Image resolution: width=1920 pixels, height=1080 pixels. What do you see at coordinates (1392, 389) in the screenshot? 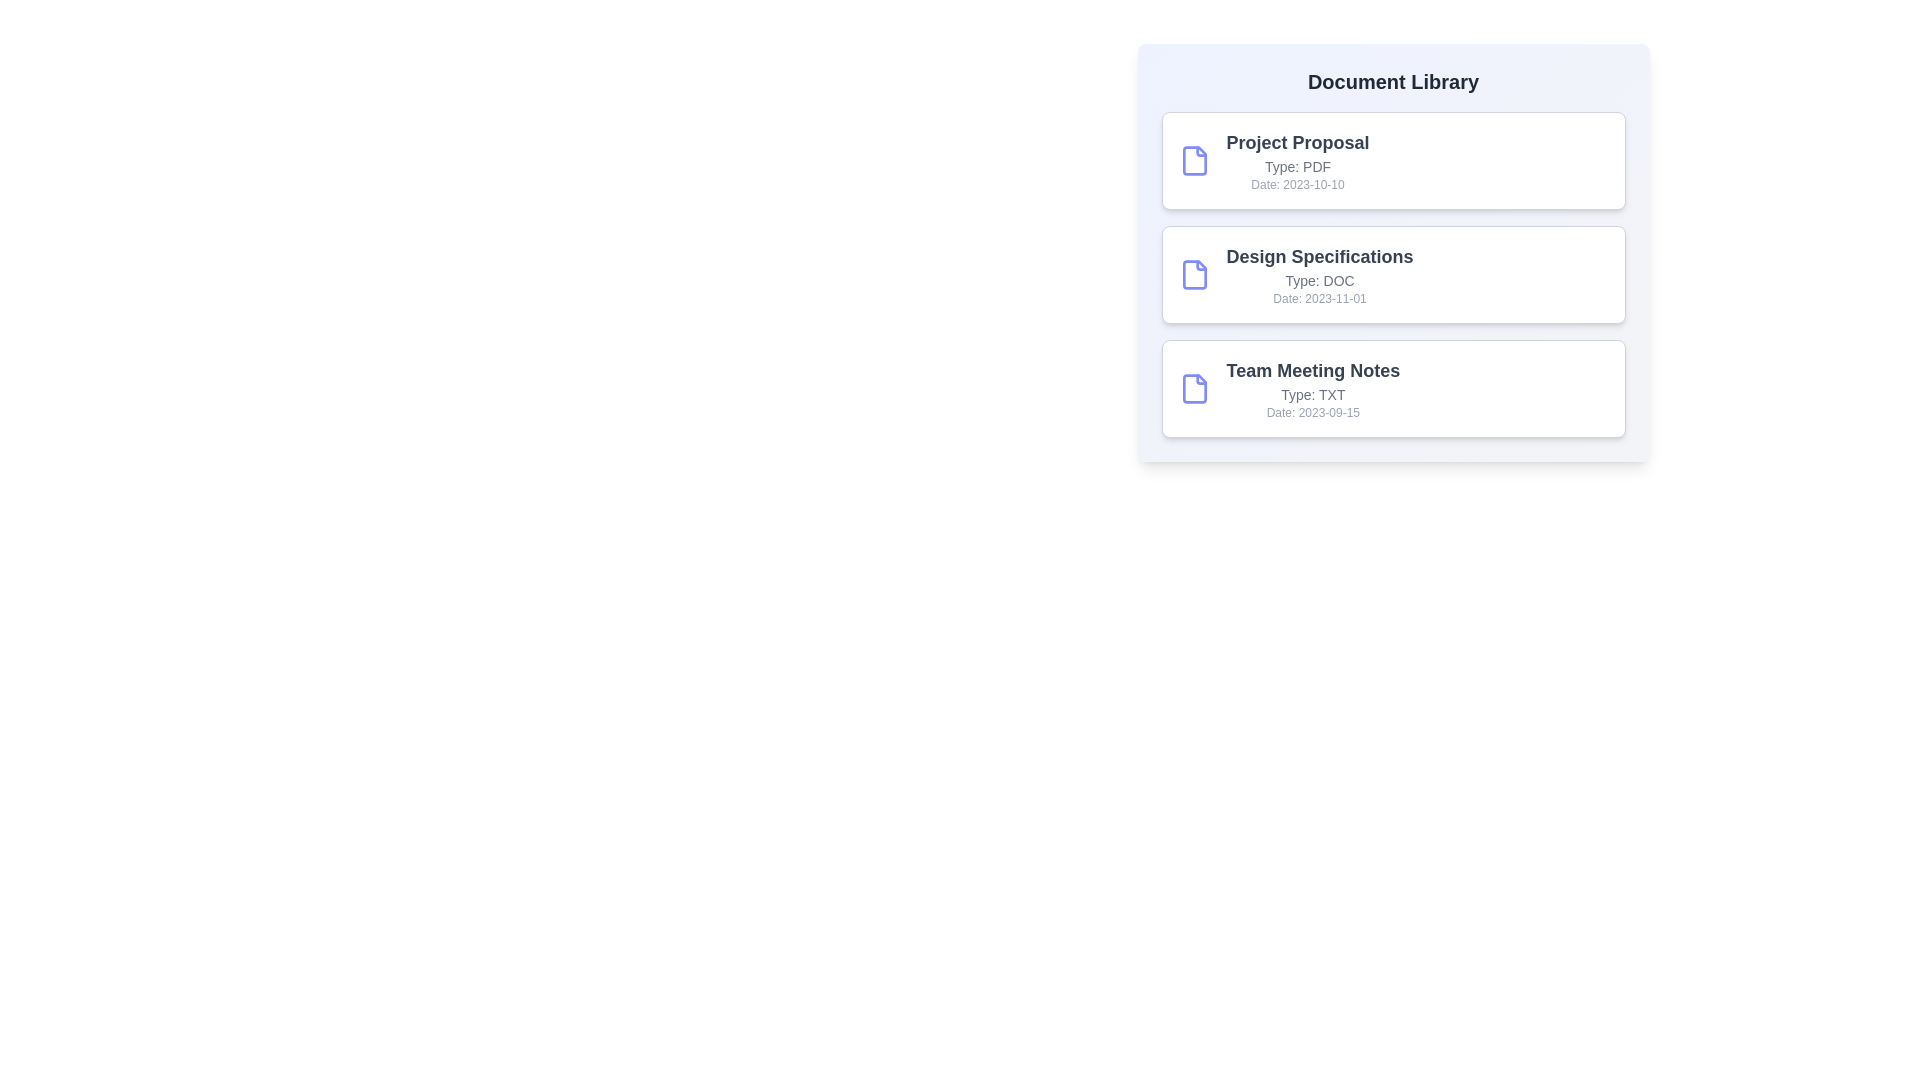
I see `the document card corresponding to Team Meeting Notes` at bounding box center [1392, 389].